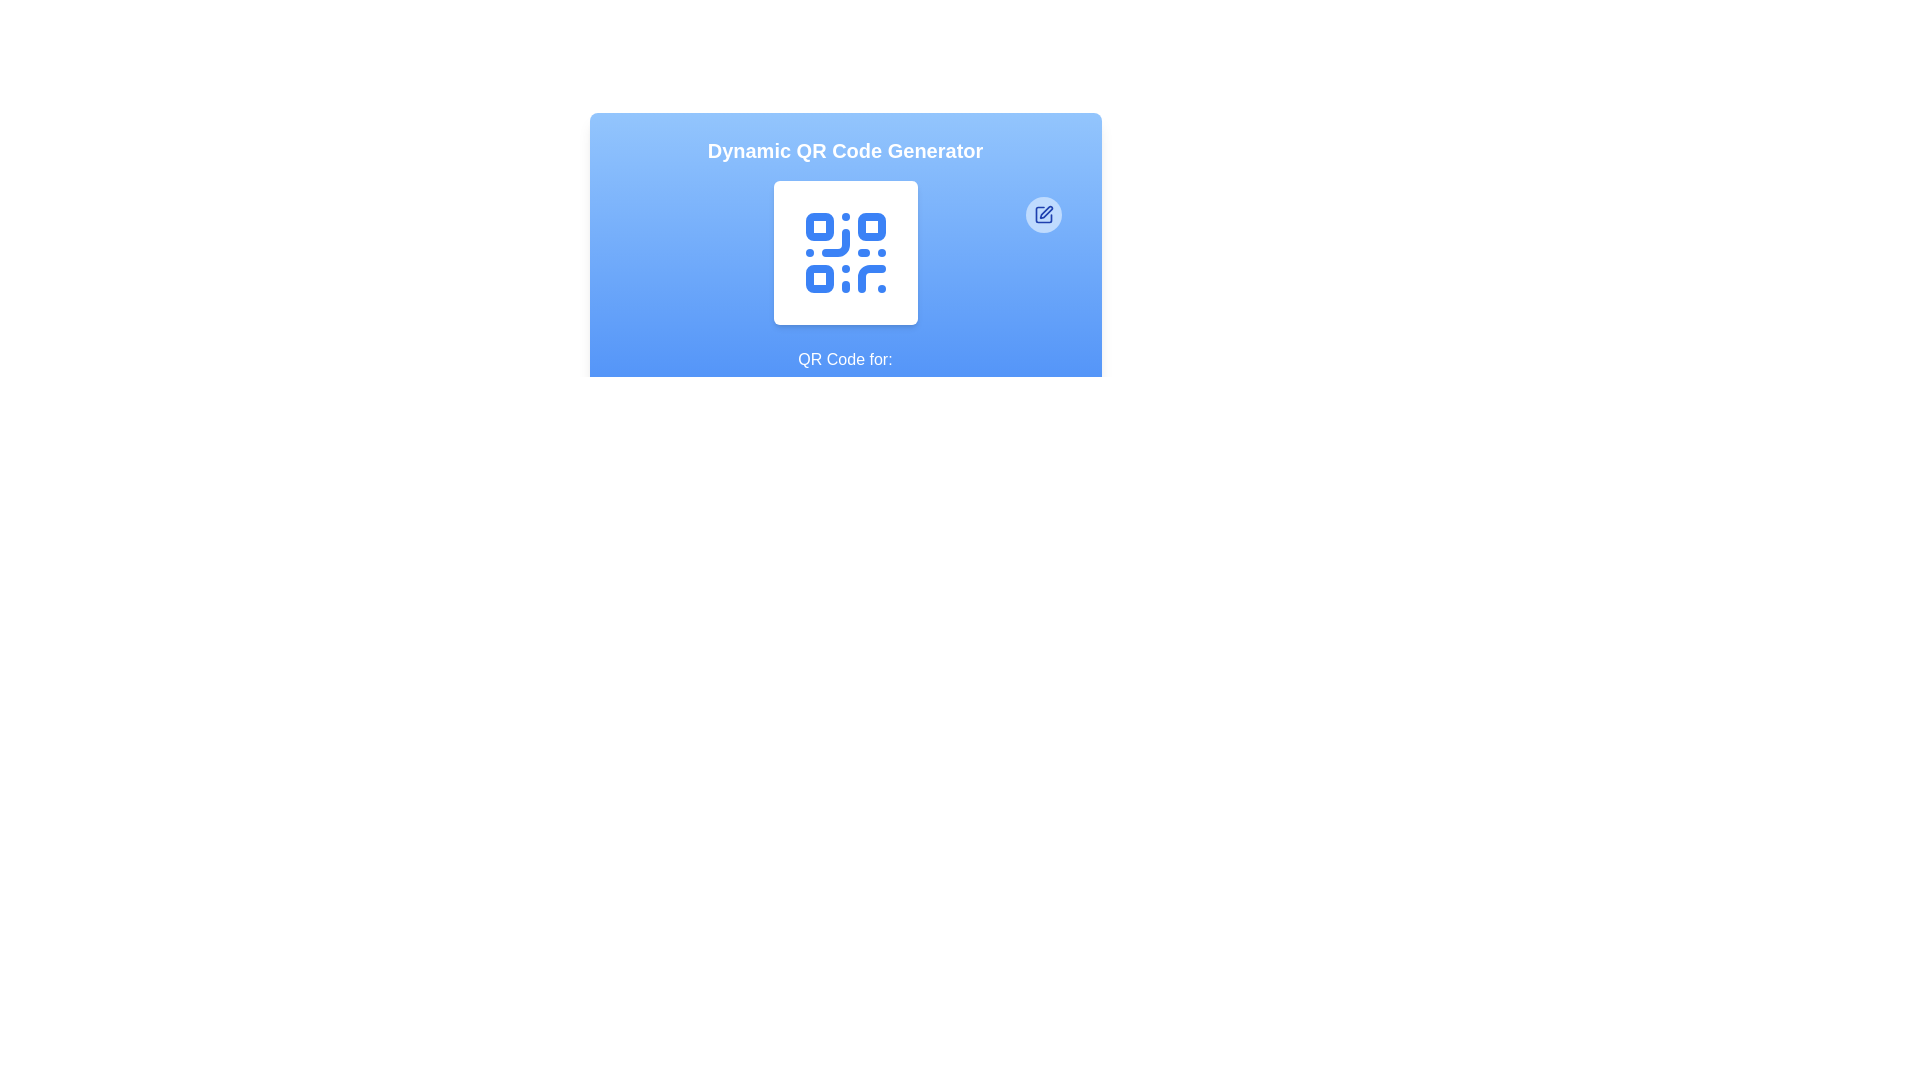  Describe the element at coordinates (871, 226) in the screenshot. I see `the second square in the top row of the QR code pattern, which is part of a QR code representation` at that location.